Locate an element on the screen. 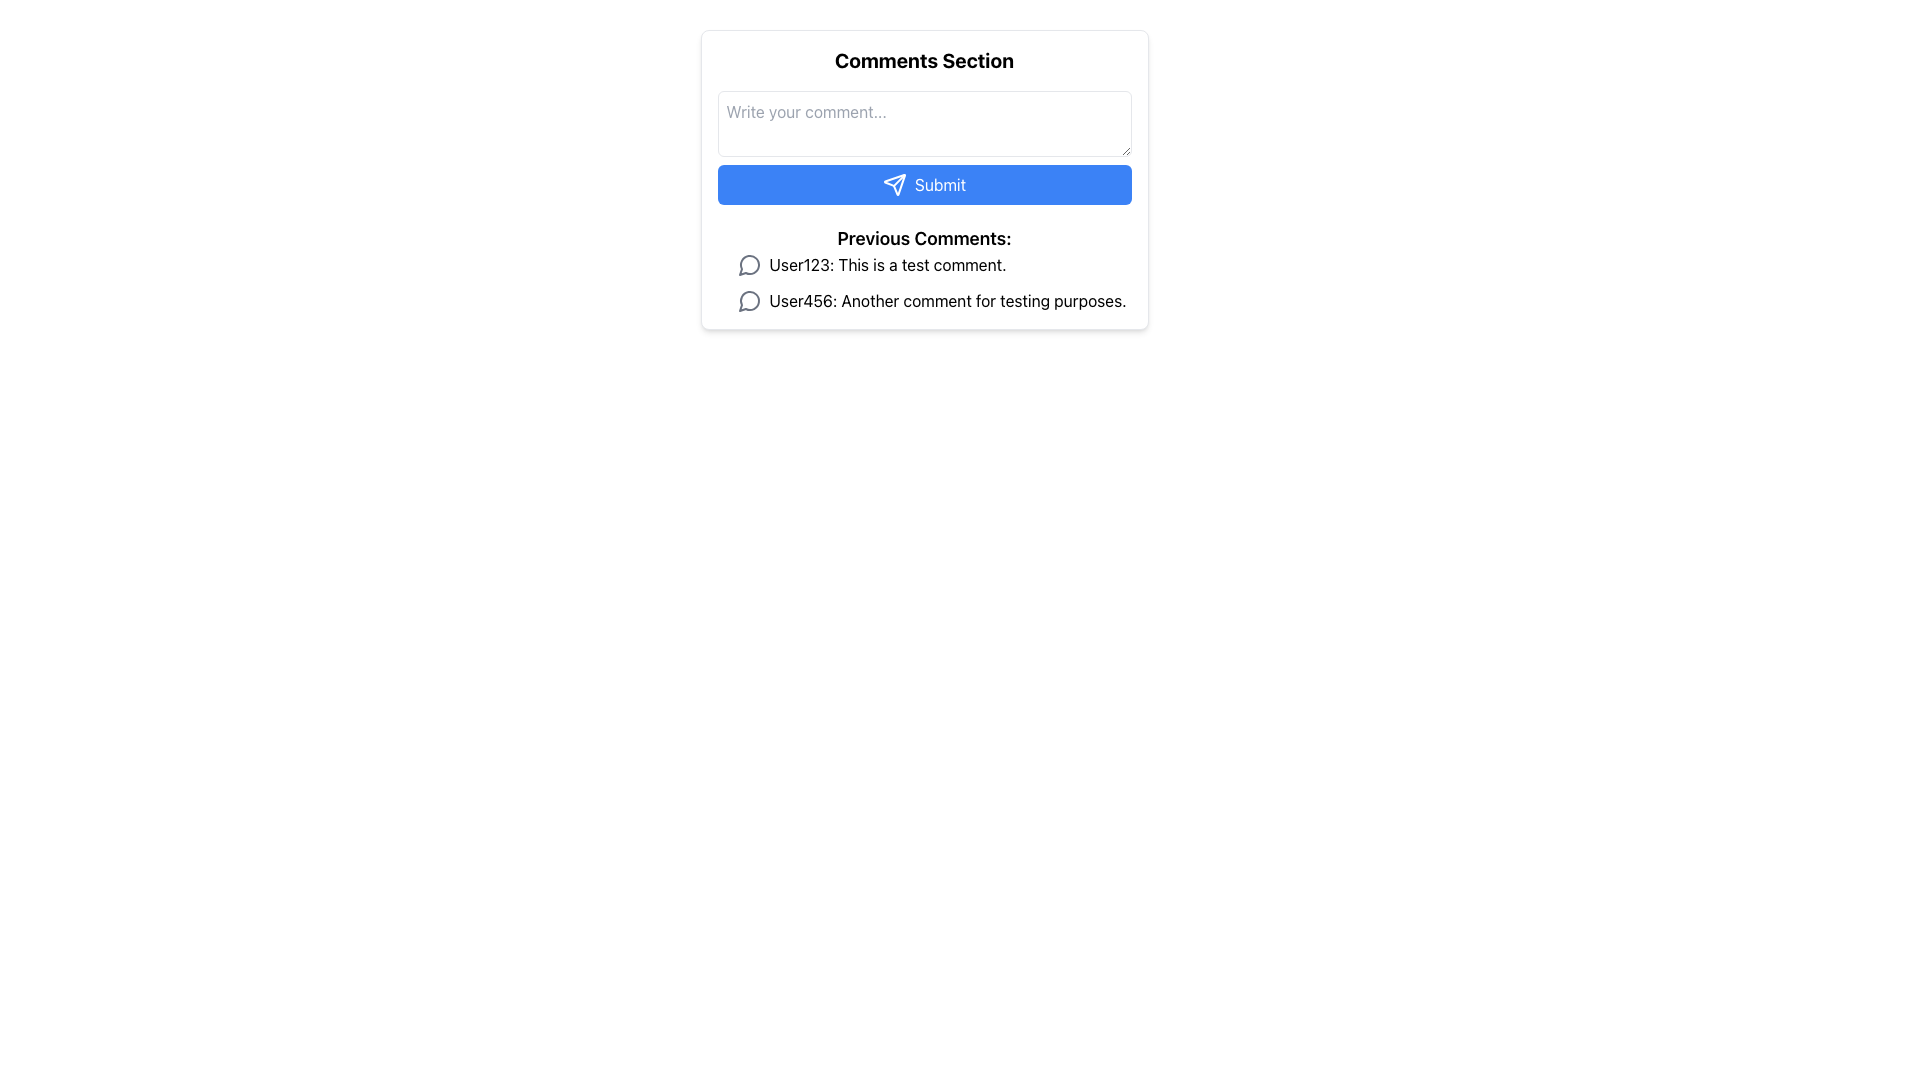 The width and height of the screenshot is (1920, 1080). the blue rectangular 'Submit' button with rounded corners that contains a paper airplane icon and the text 'Submit', located in the comments section below the text input field is located at coordinates (923, 180).